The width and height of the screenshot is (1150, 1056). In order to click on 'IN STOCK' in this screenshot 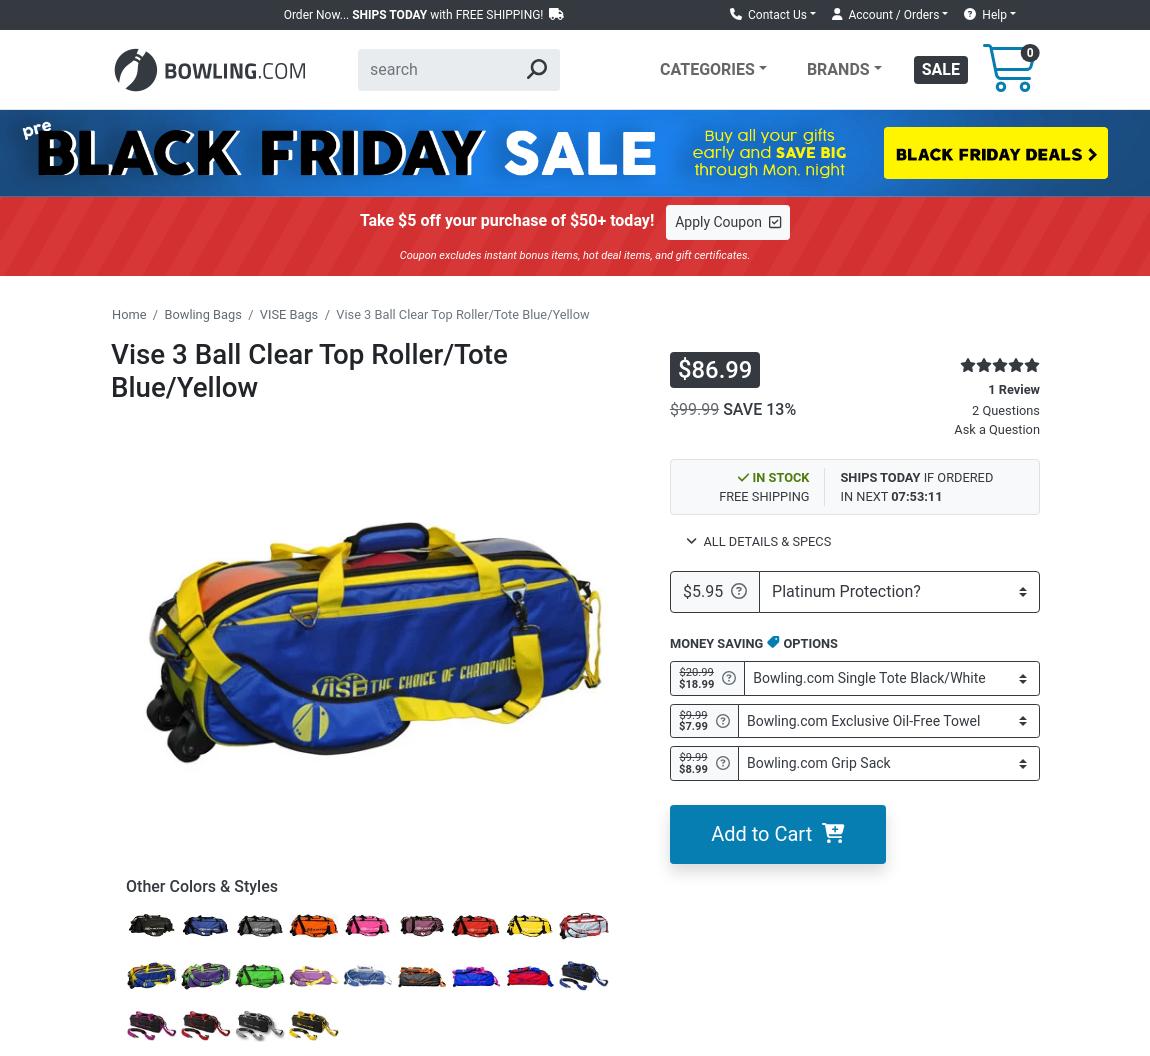, I will do `click(778, 475)`.